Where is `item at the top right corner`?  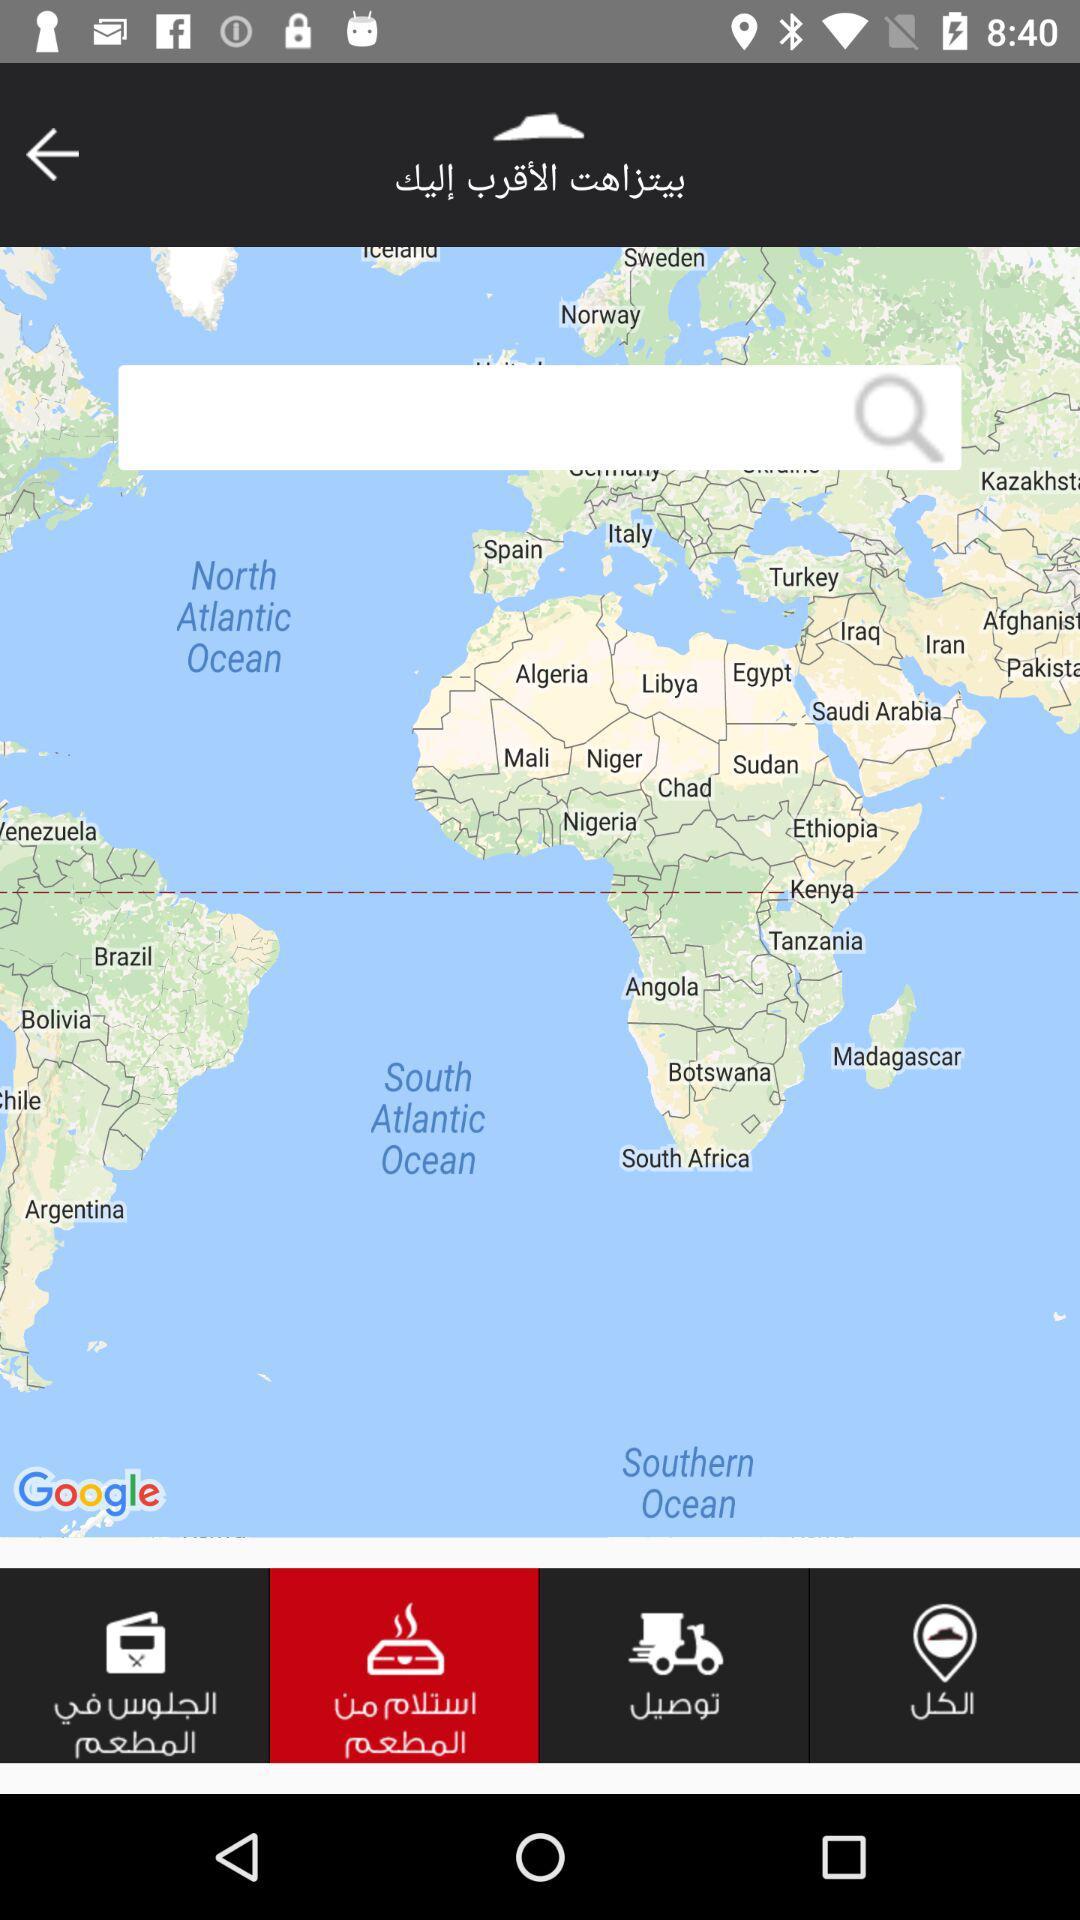 item at the top right corner is located at coordinates (898, 416).